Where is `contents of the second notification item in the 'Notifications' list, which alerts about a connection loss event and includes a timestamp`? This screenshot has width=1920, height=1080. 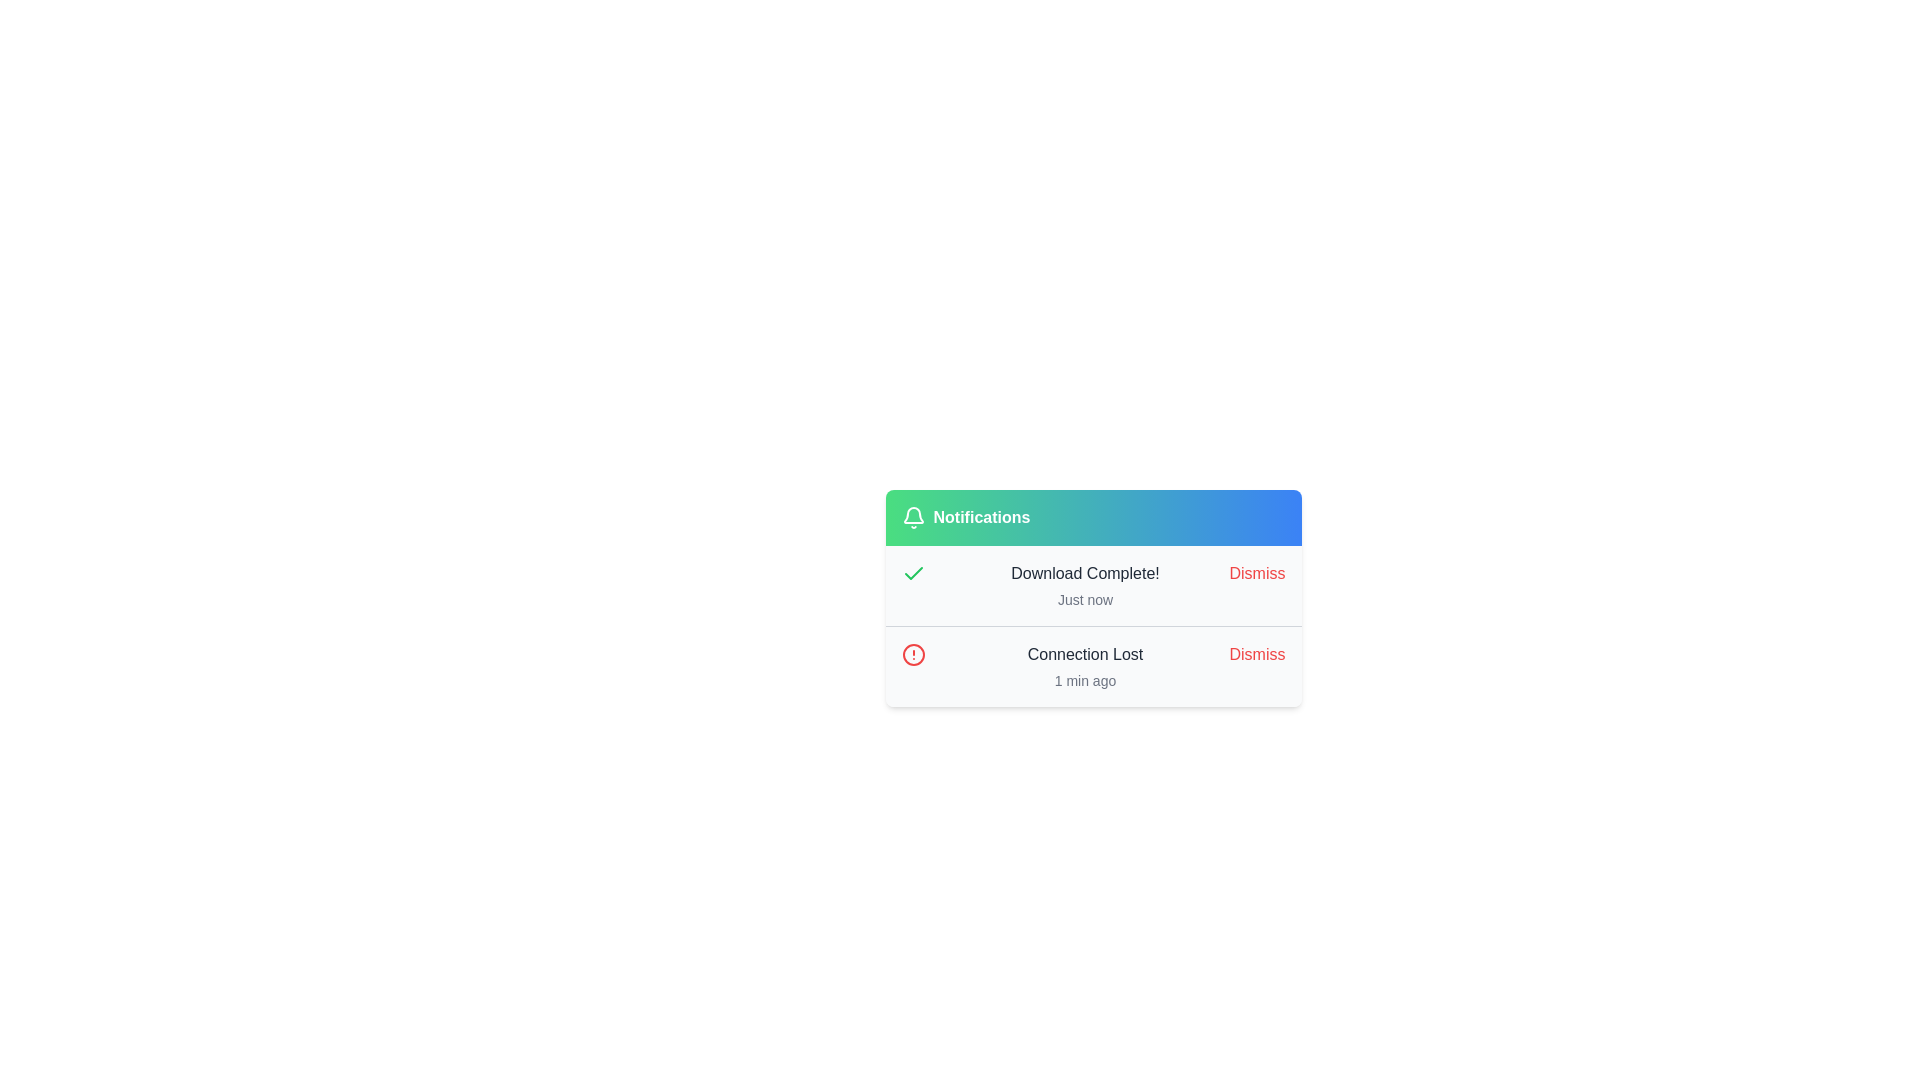
contents of the second notification item in the 'Notifications' list, which alerts about a connection loss event and includes a timestamp is located at coordinates (1084, 667).